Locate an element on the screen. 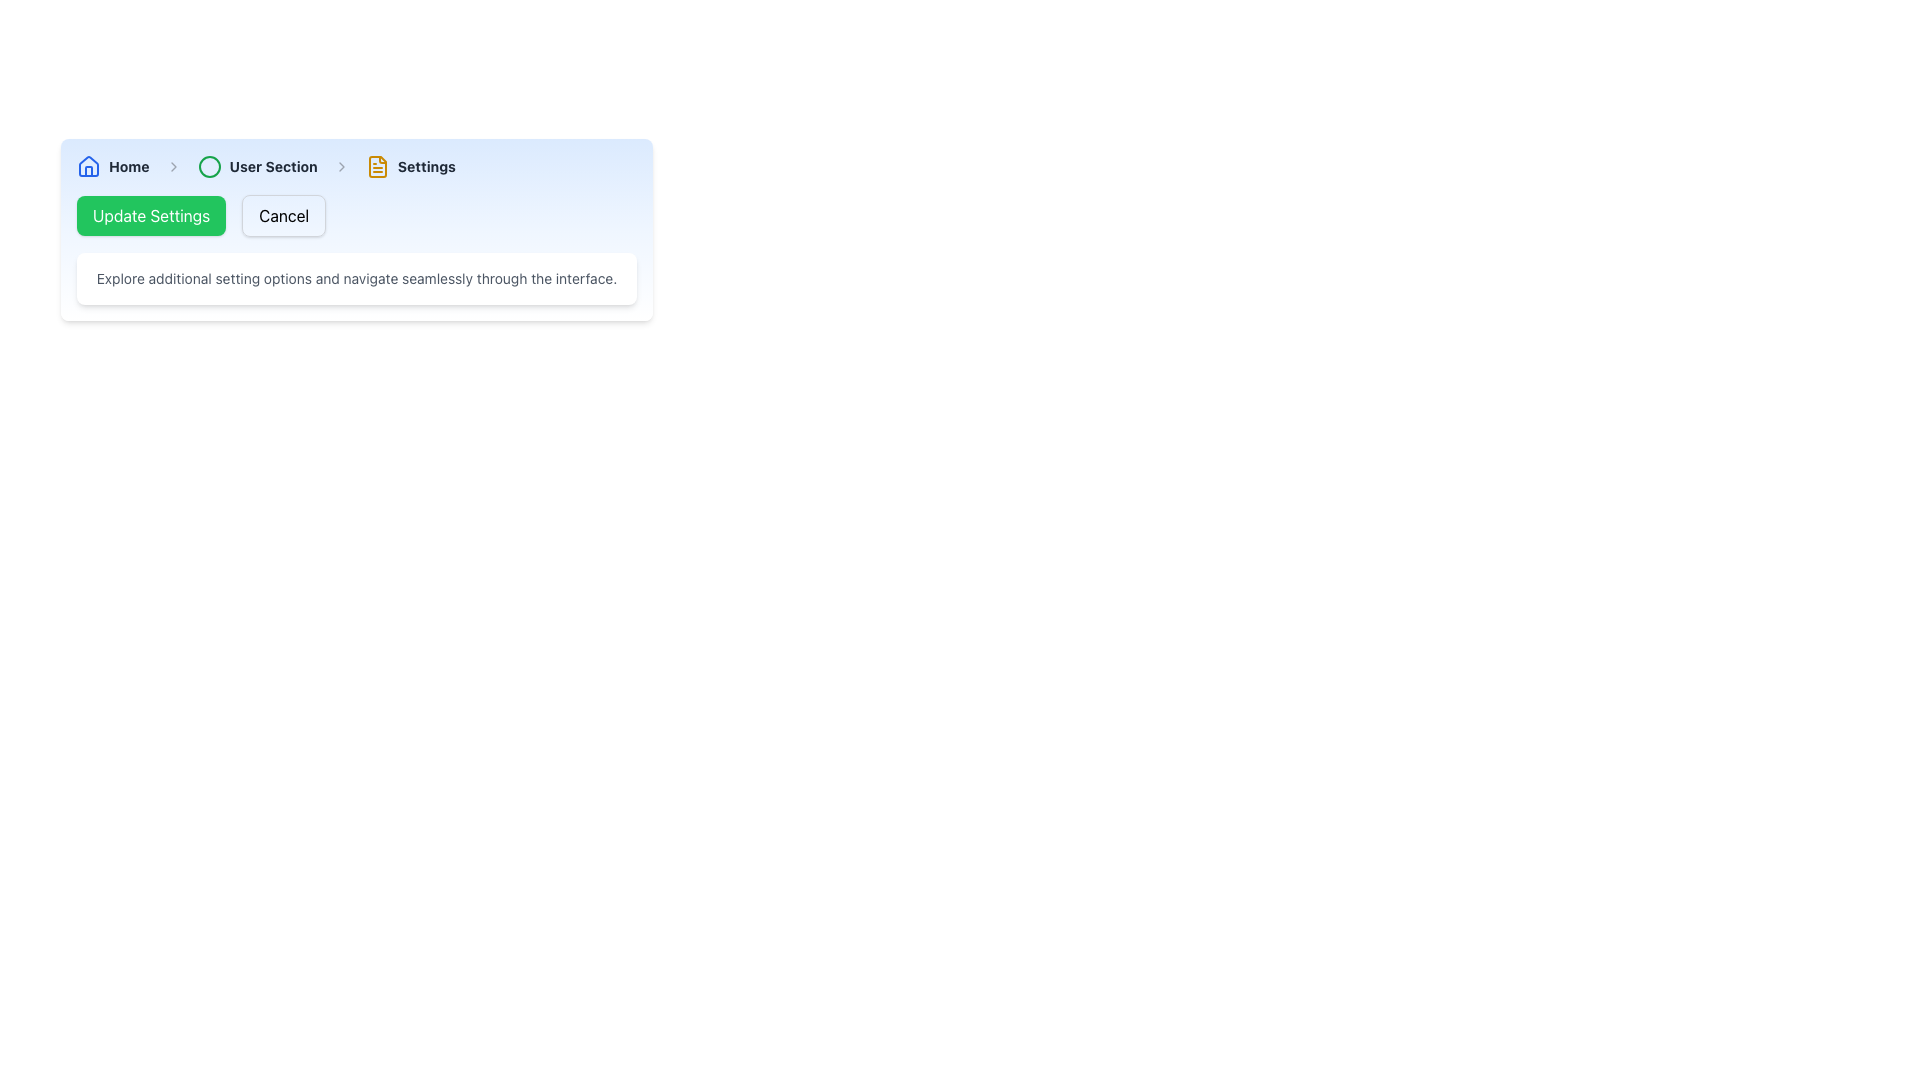  the Breadcrumb navigation item labeled 'Settings', which includes a yellow document icon and is the third item in the breadcrumb navigation bar is located at coordinates (409, 165).